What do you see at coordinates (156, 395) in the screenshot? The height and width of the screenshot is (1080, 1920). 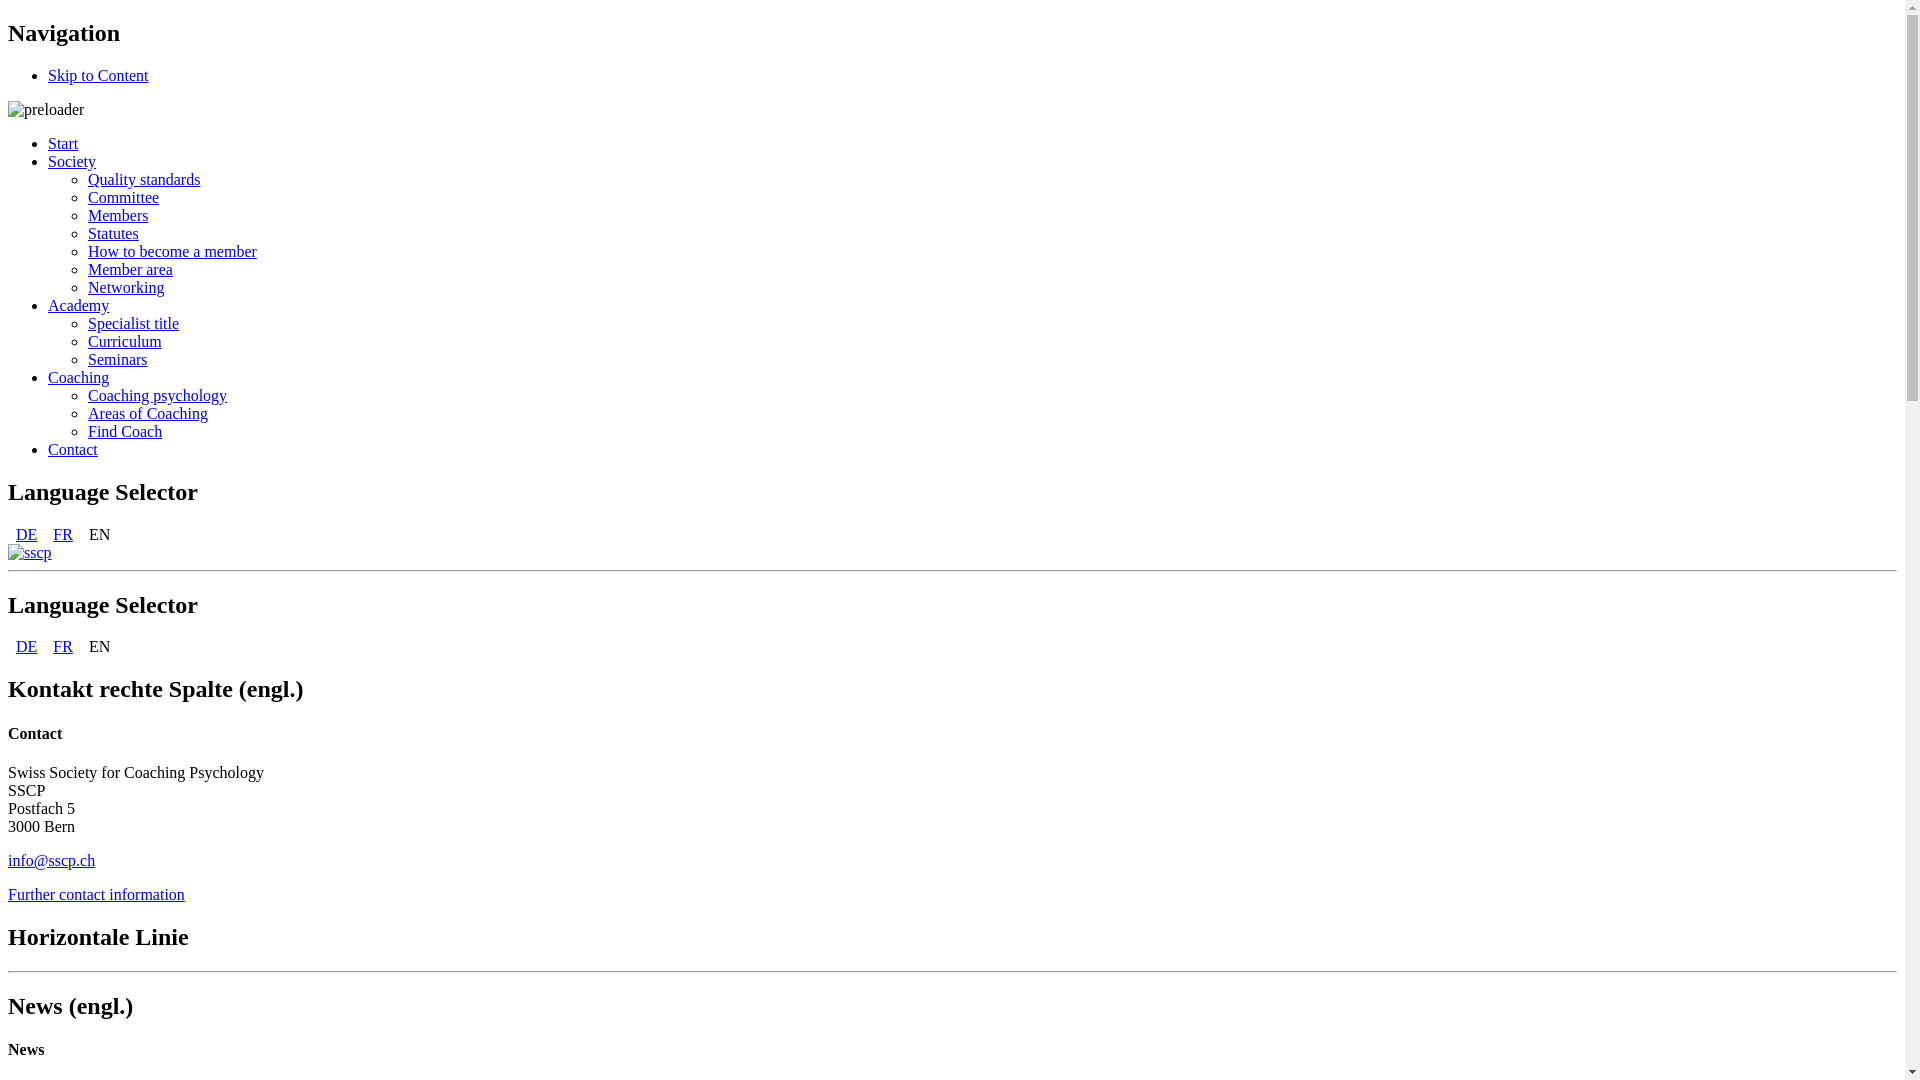 I see `'Coaching psychology'` at bounding box center [156, 395].